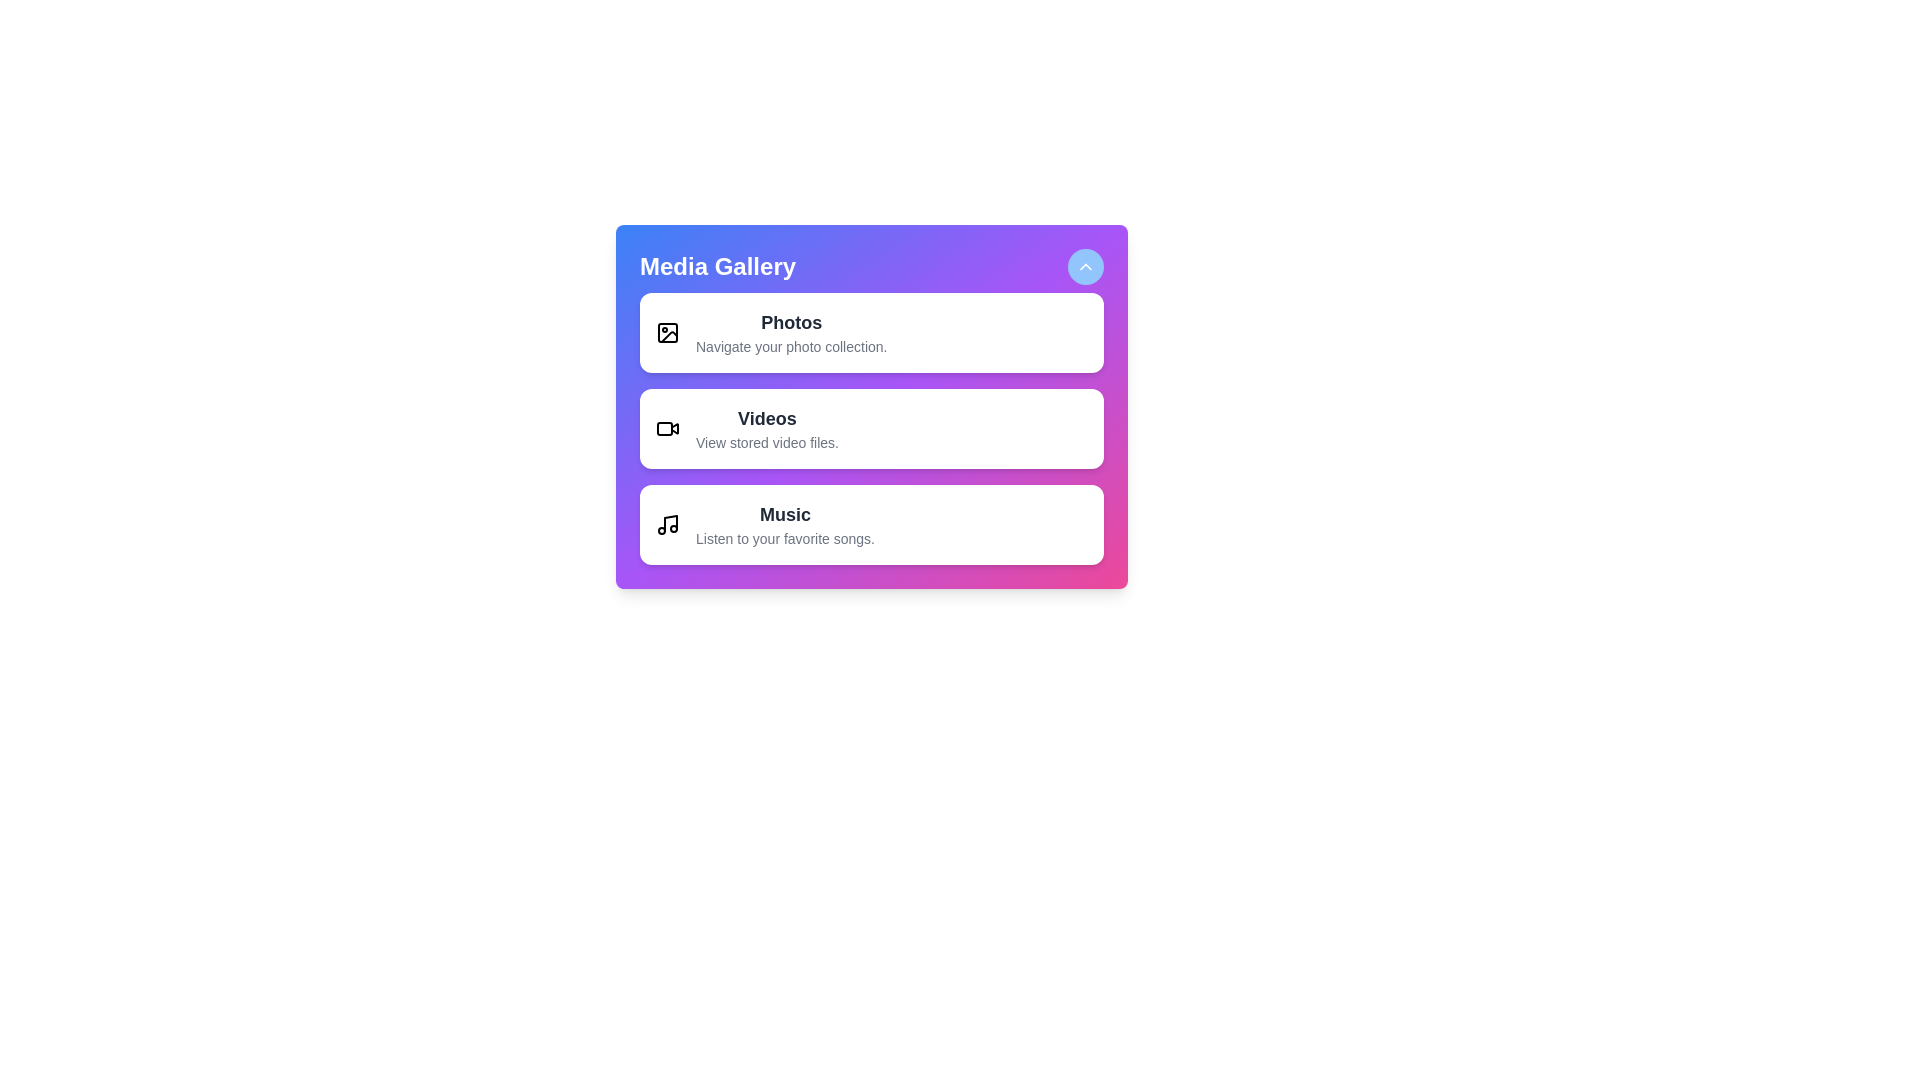 This screenshot has width=1920, height=1080. Describe the element at coordinates (872, 331) in the screenshot. I see `the media type Photos from the list` at that location.